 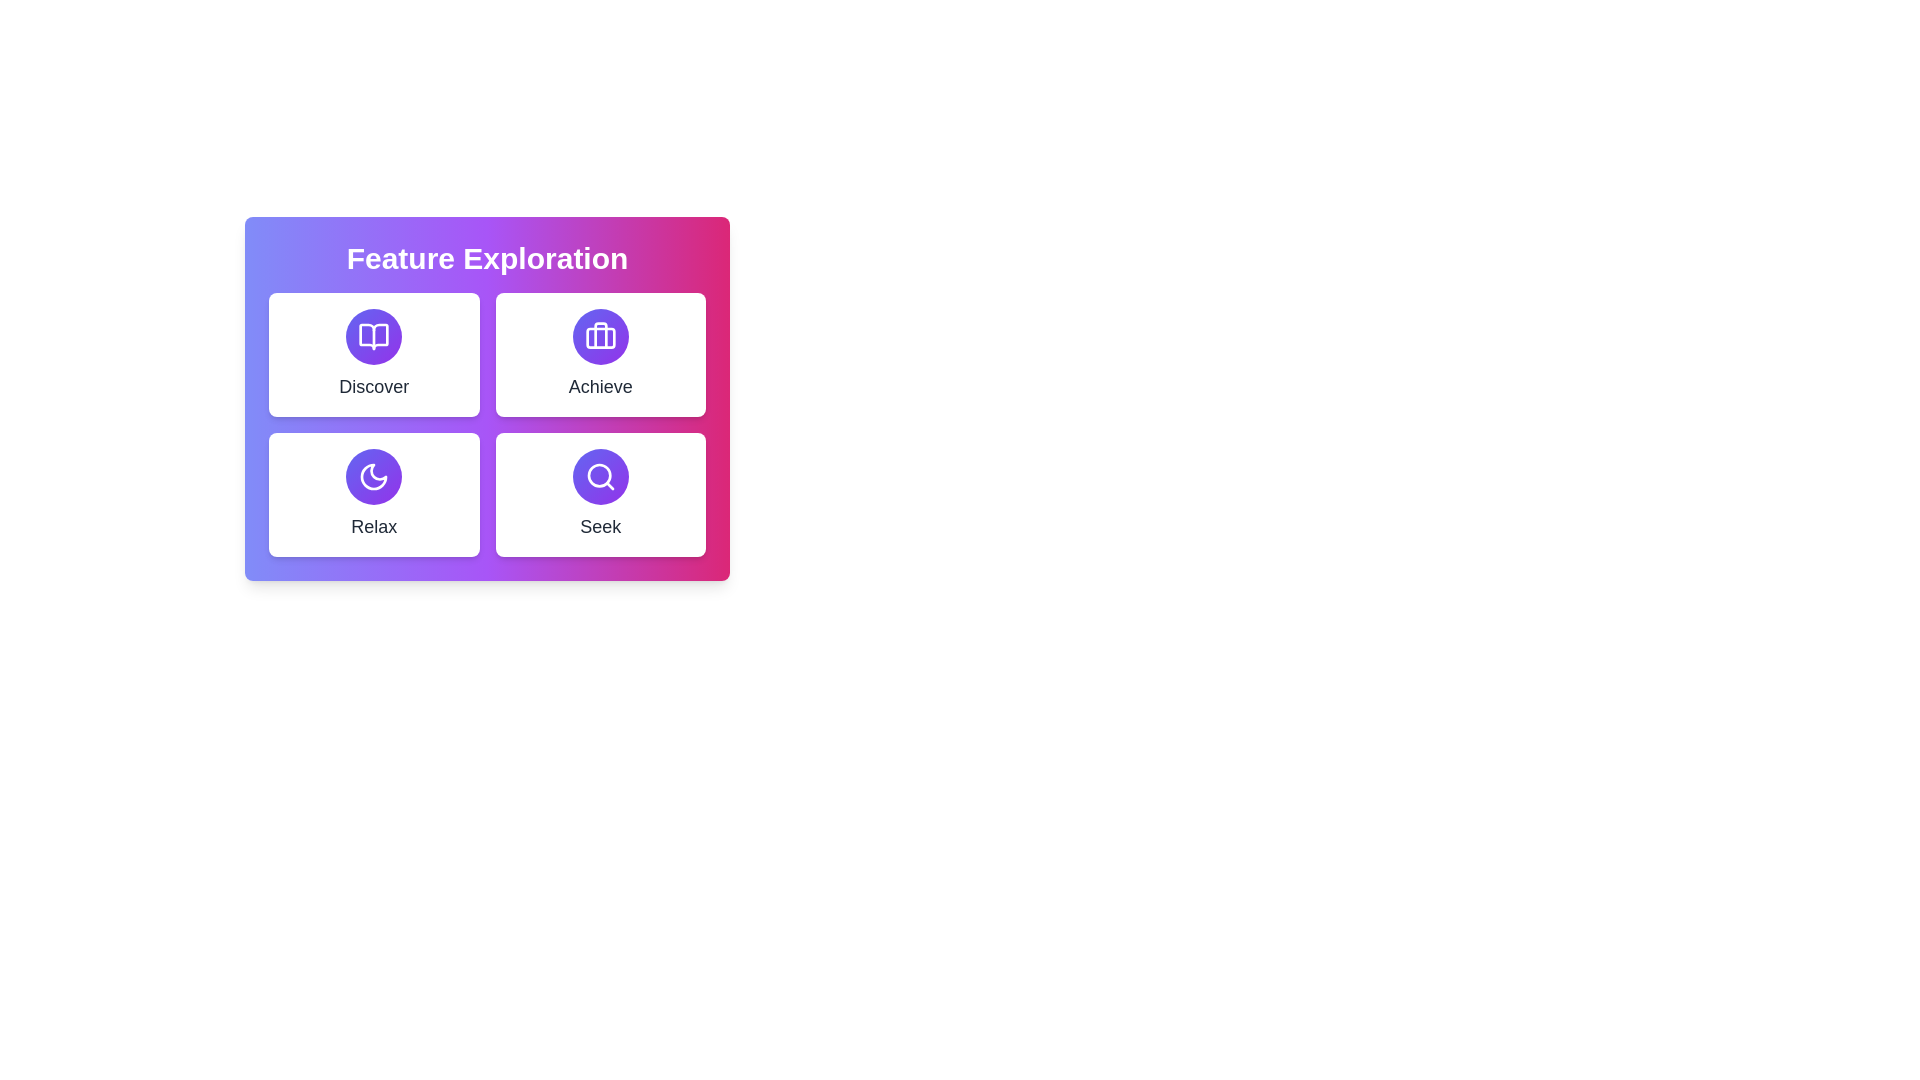 I want to click on the navigational card located in the bottom-right corner of the 2x2 grid layout to initiate a search or exploration action, so click(x=599, y=494).